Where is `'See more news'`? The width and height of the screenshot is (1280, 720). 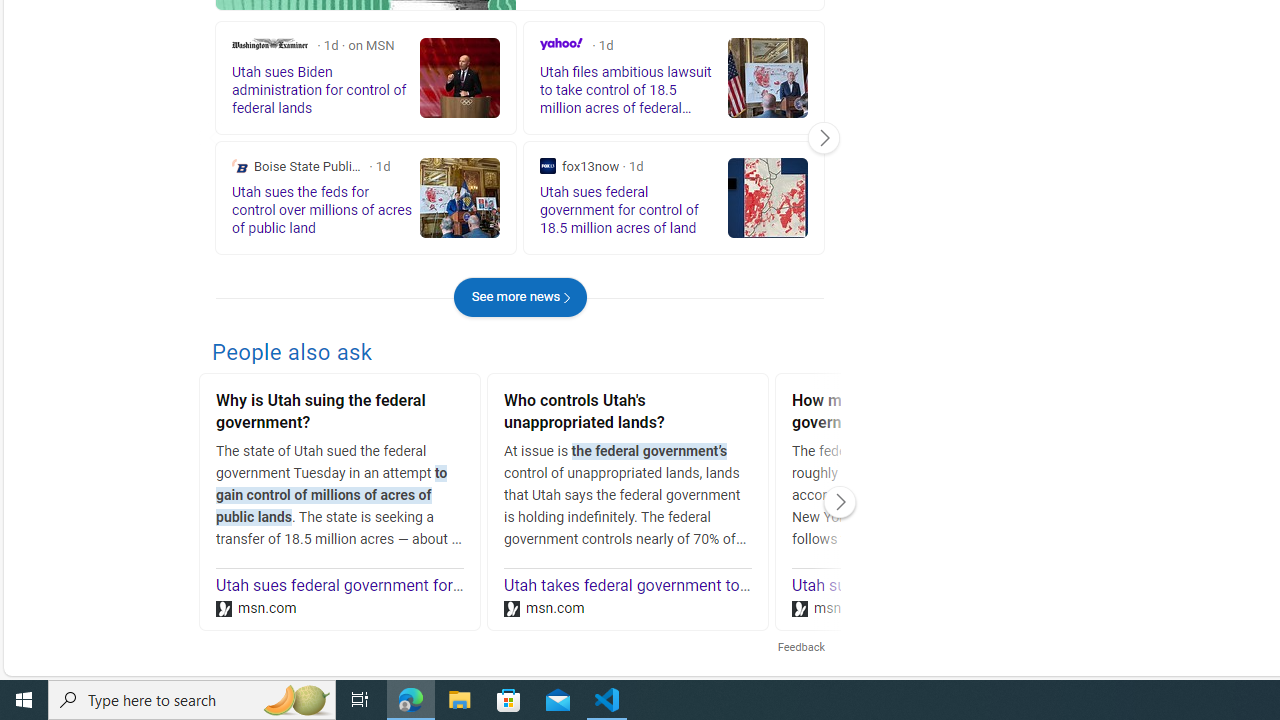
'See more news' is located at coordinates (520, 297).